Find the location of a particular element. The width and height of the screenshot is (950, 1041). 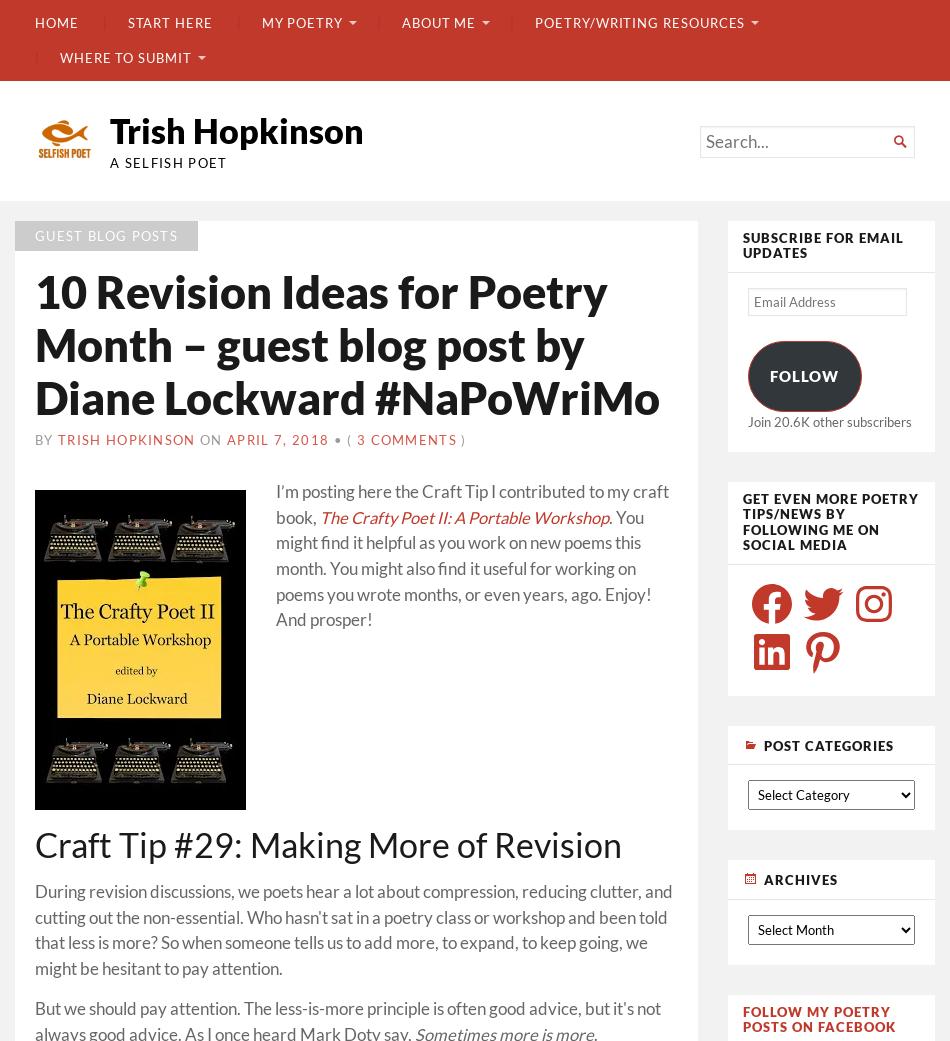

'Archives' is located at coordinates (798, 878).